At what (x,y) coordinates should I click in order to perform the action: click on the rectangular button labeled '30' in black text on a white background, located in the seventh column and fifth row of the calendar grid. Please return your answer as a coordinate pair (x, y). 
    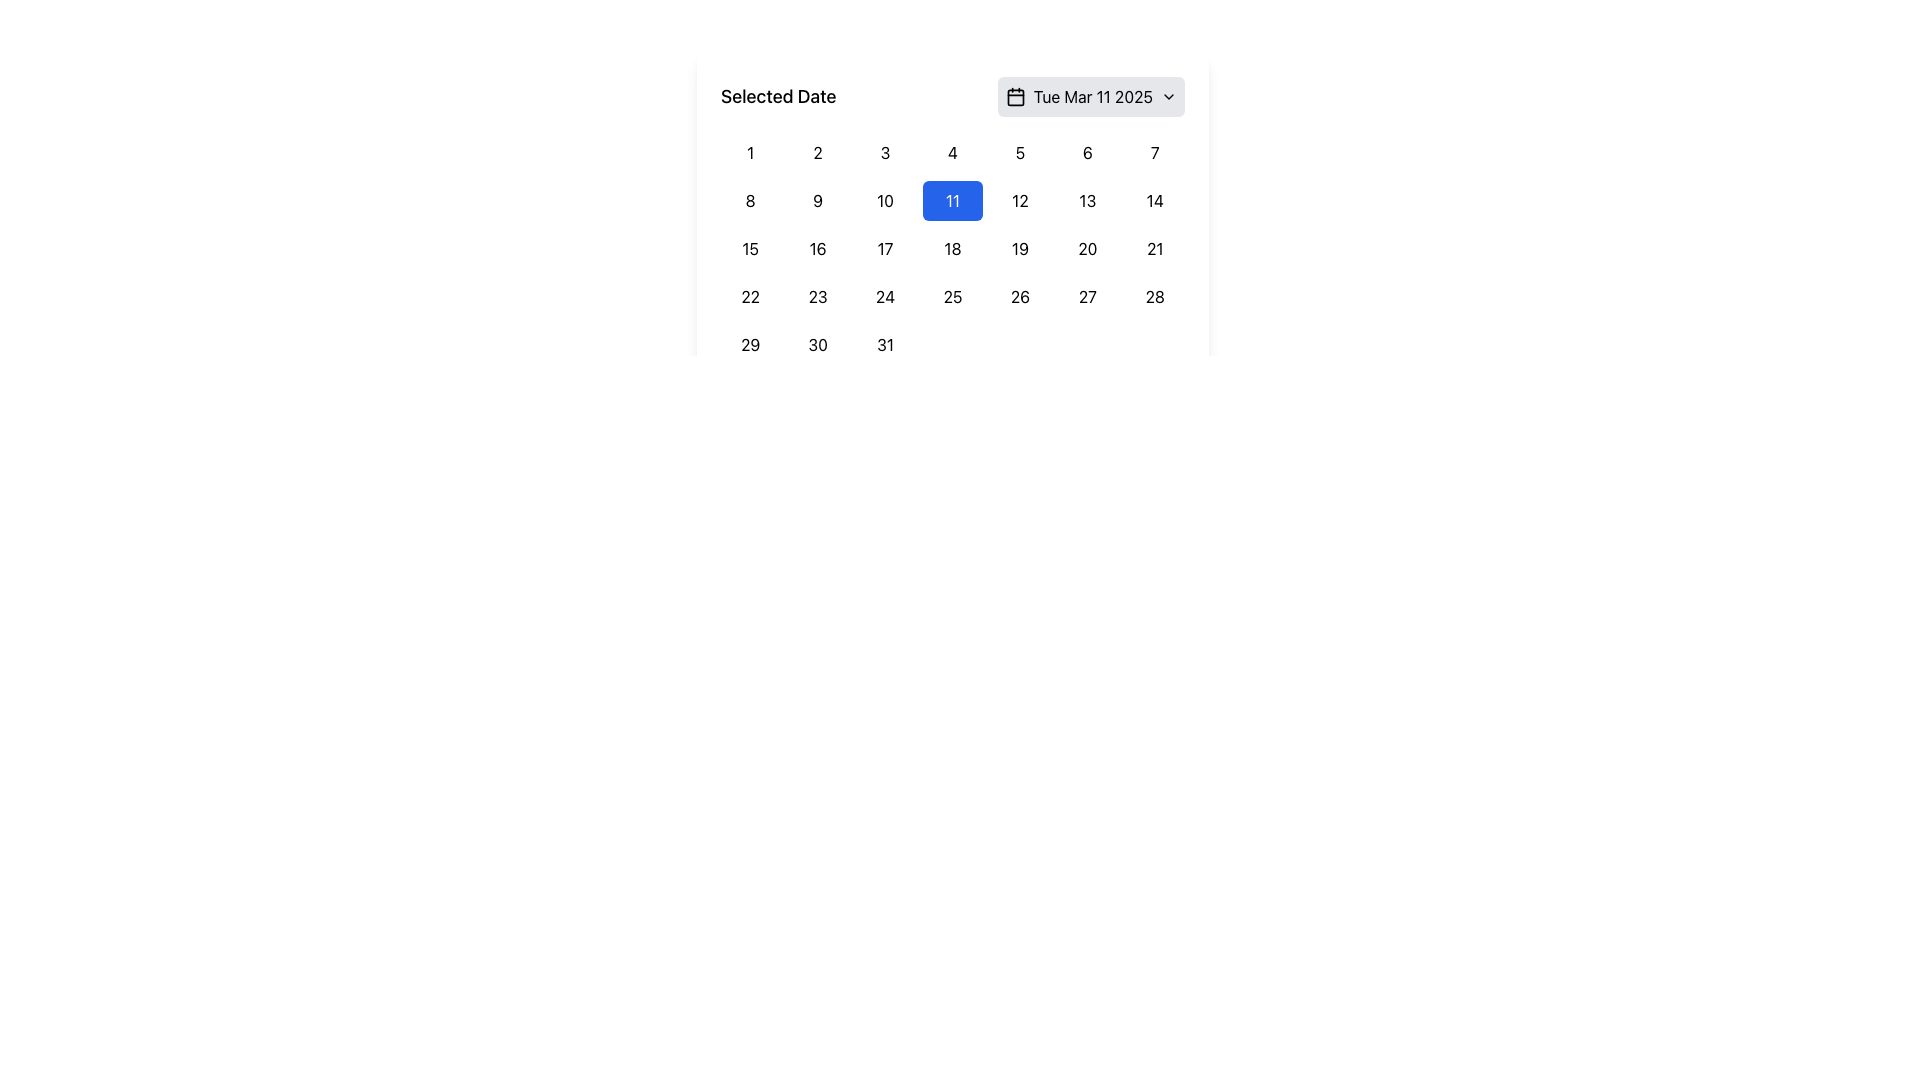
    Looking at the image, I should click on (818, 343).